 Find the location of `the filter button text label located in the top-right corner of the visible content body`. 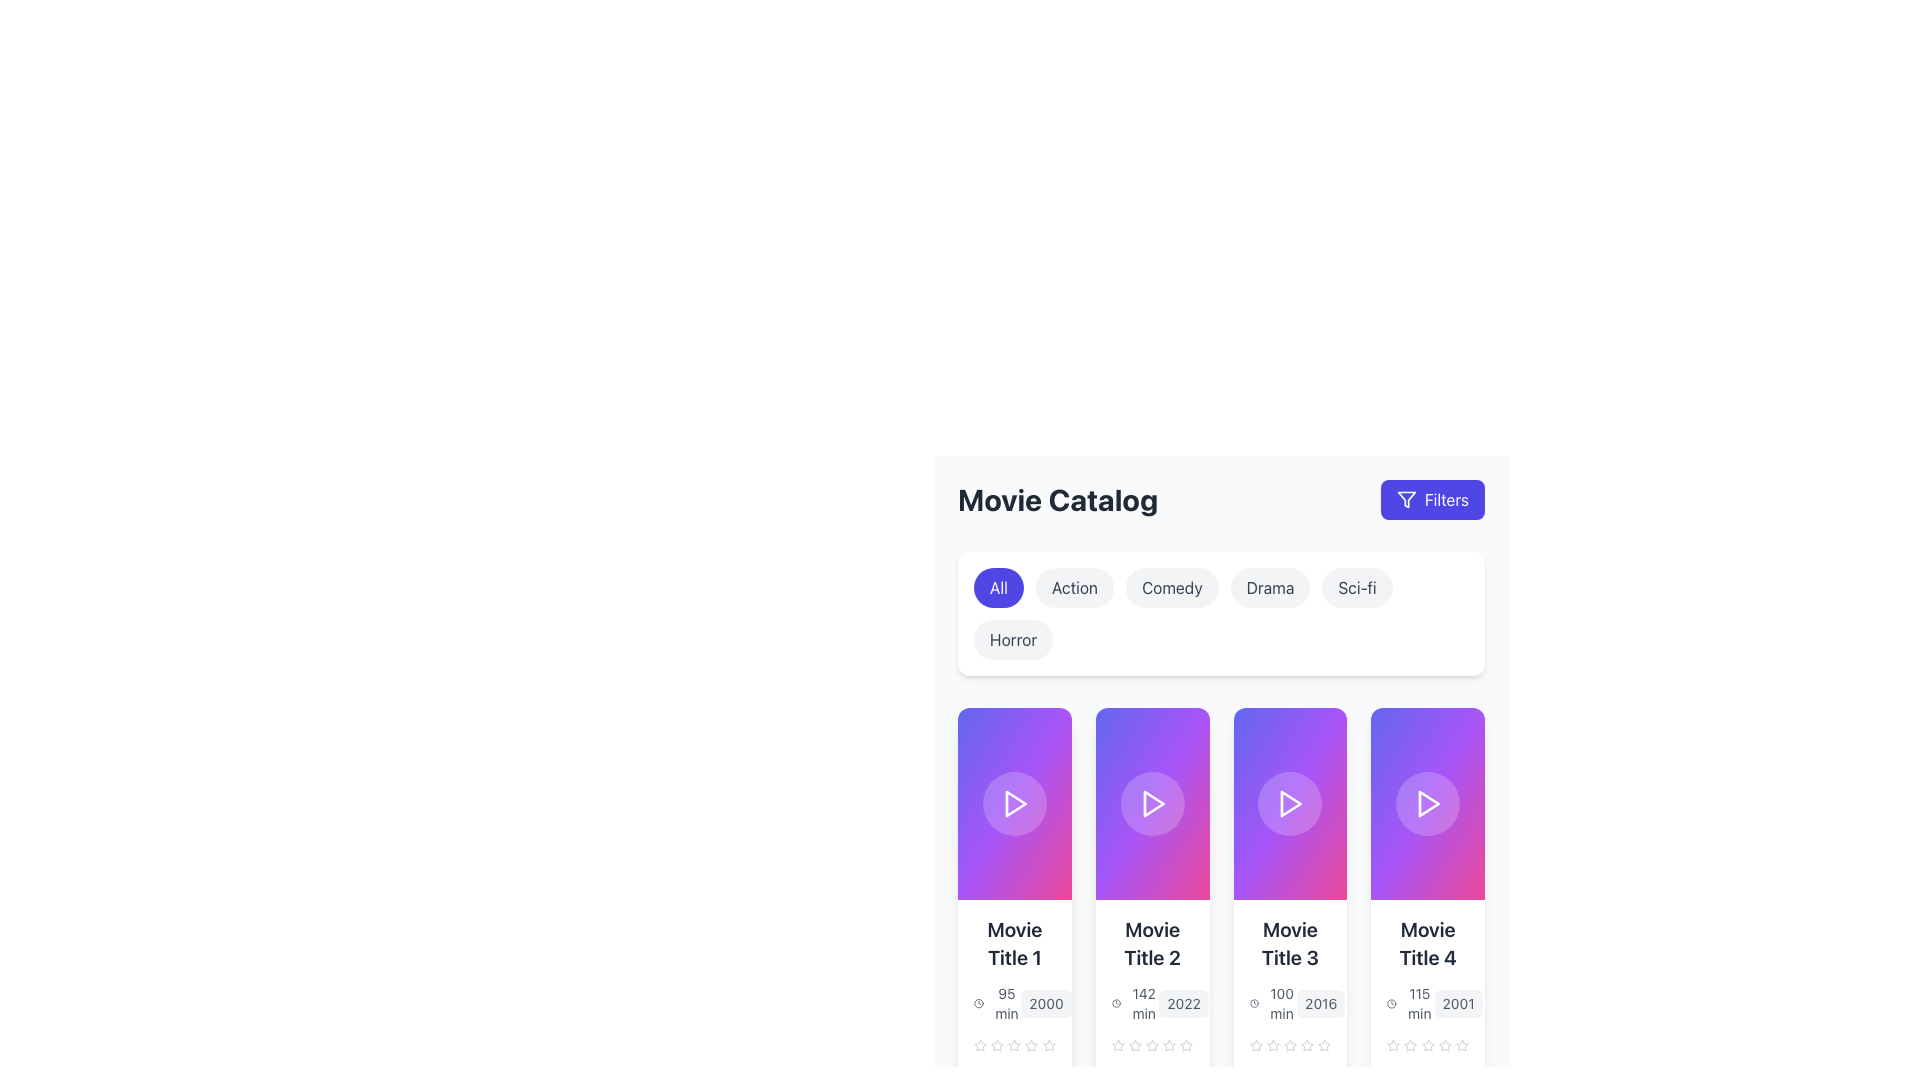

the filter button text label located in the top-right corner of the visible content body is located at coordinates (1446, 499).